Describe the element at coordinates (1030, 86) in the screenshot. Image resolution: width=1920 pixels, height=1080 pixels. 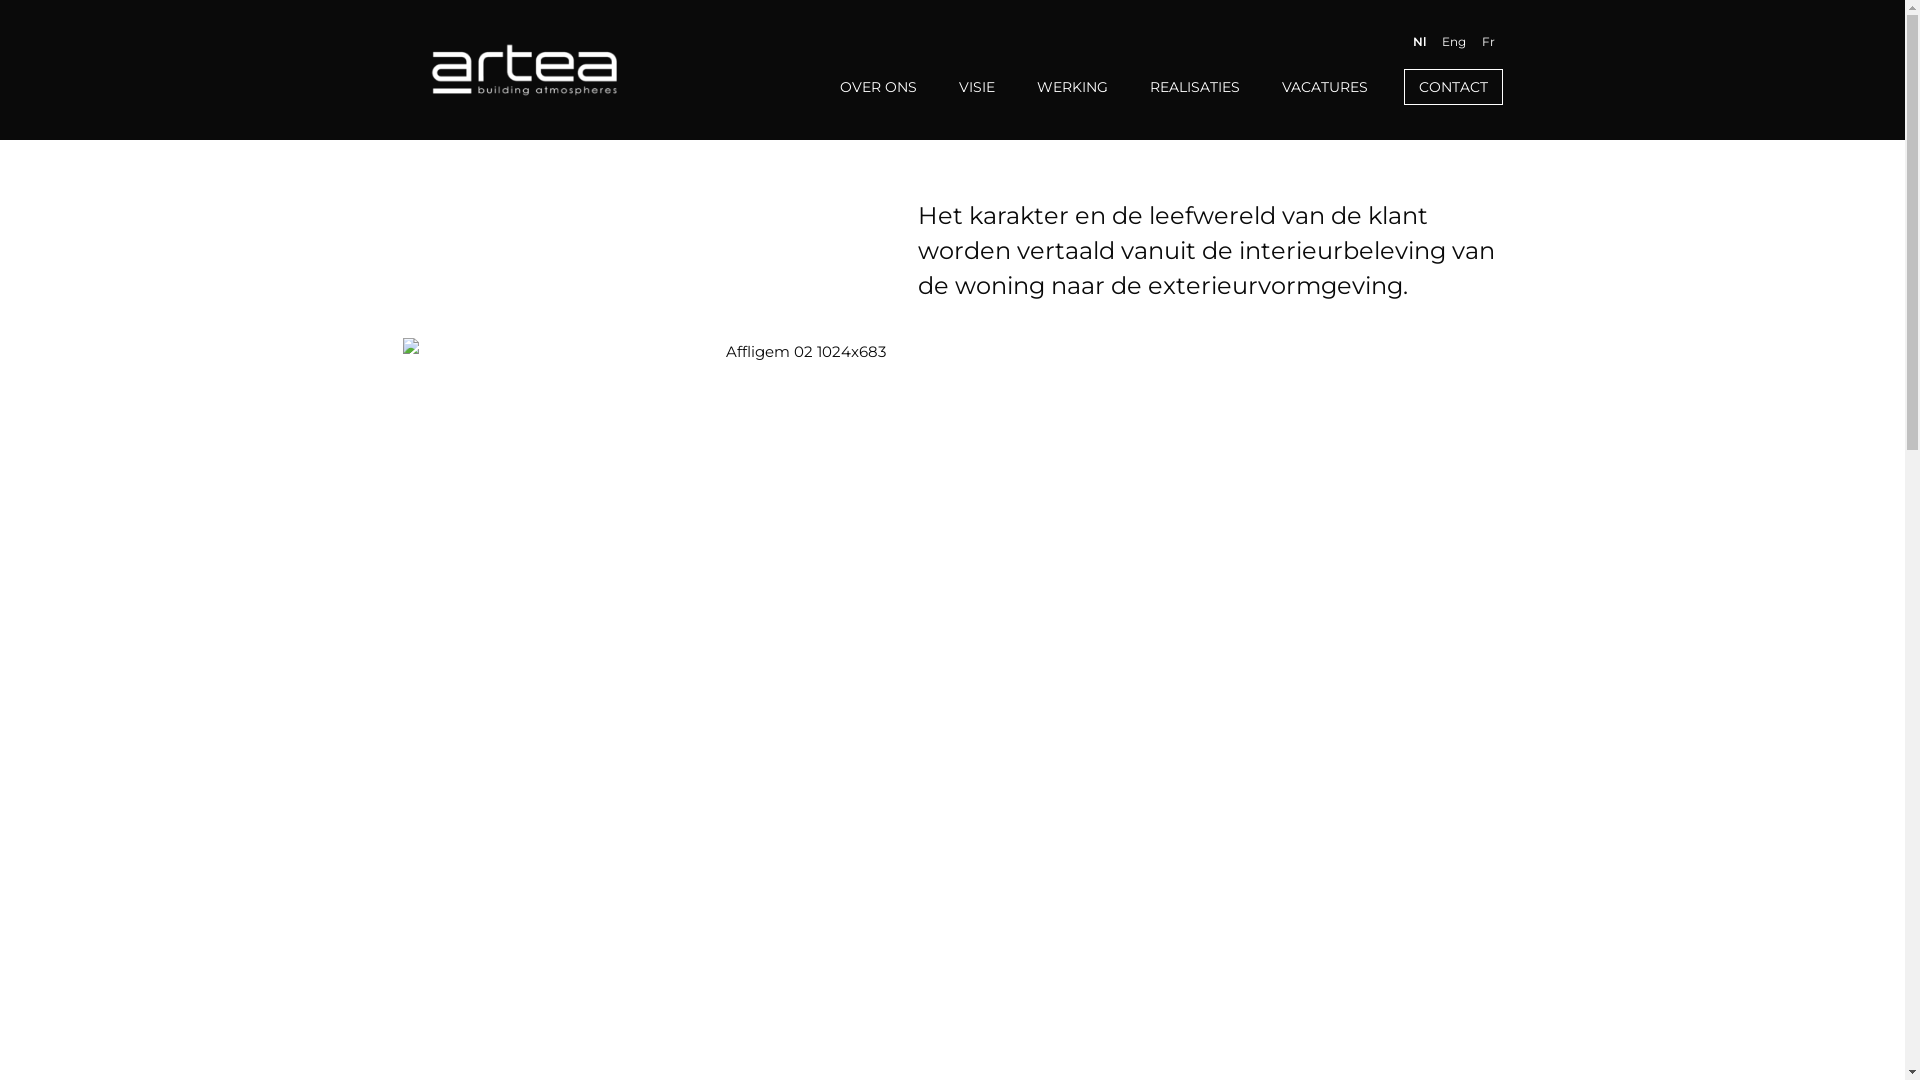
I see `'WERKING'` at that location.